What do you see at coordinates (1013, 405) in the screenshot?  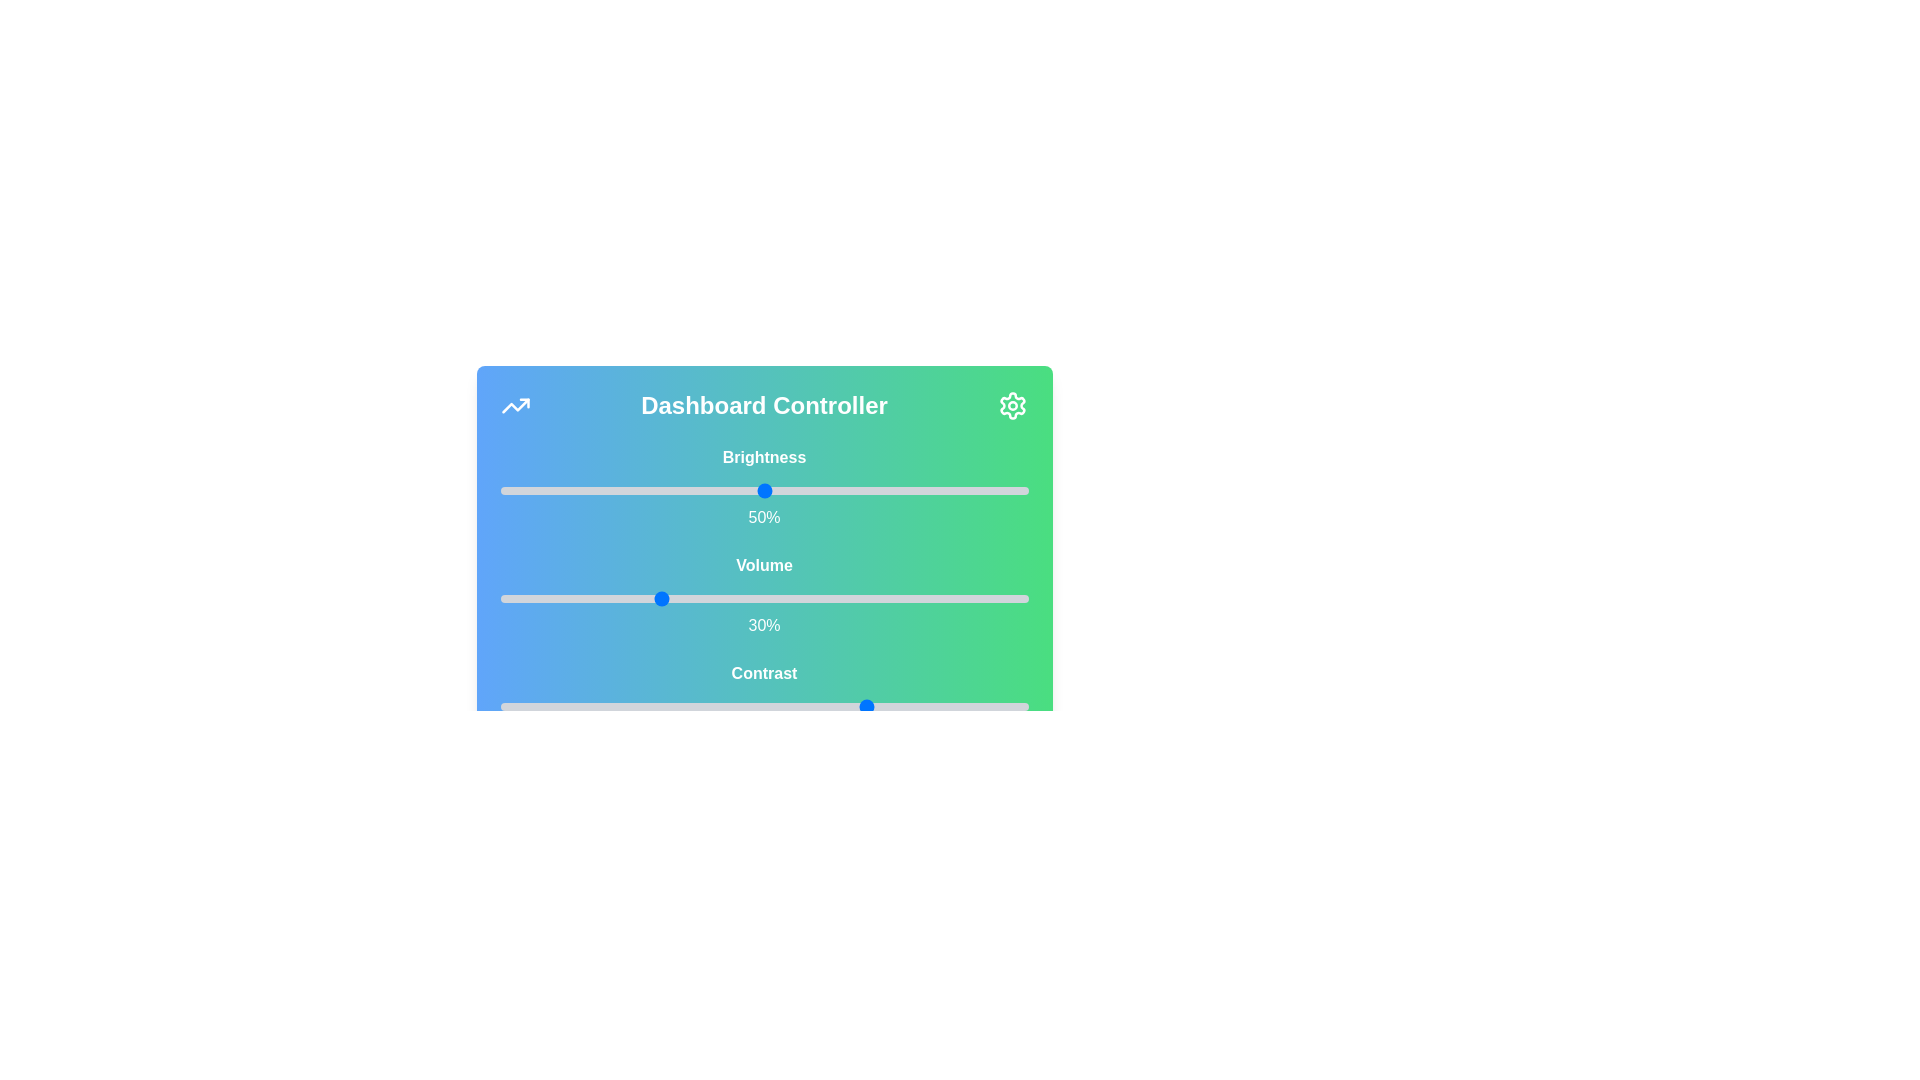 I see `the settings icon to open the settings menu` at bounding box center [1013, 405].